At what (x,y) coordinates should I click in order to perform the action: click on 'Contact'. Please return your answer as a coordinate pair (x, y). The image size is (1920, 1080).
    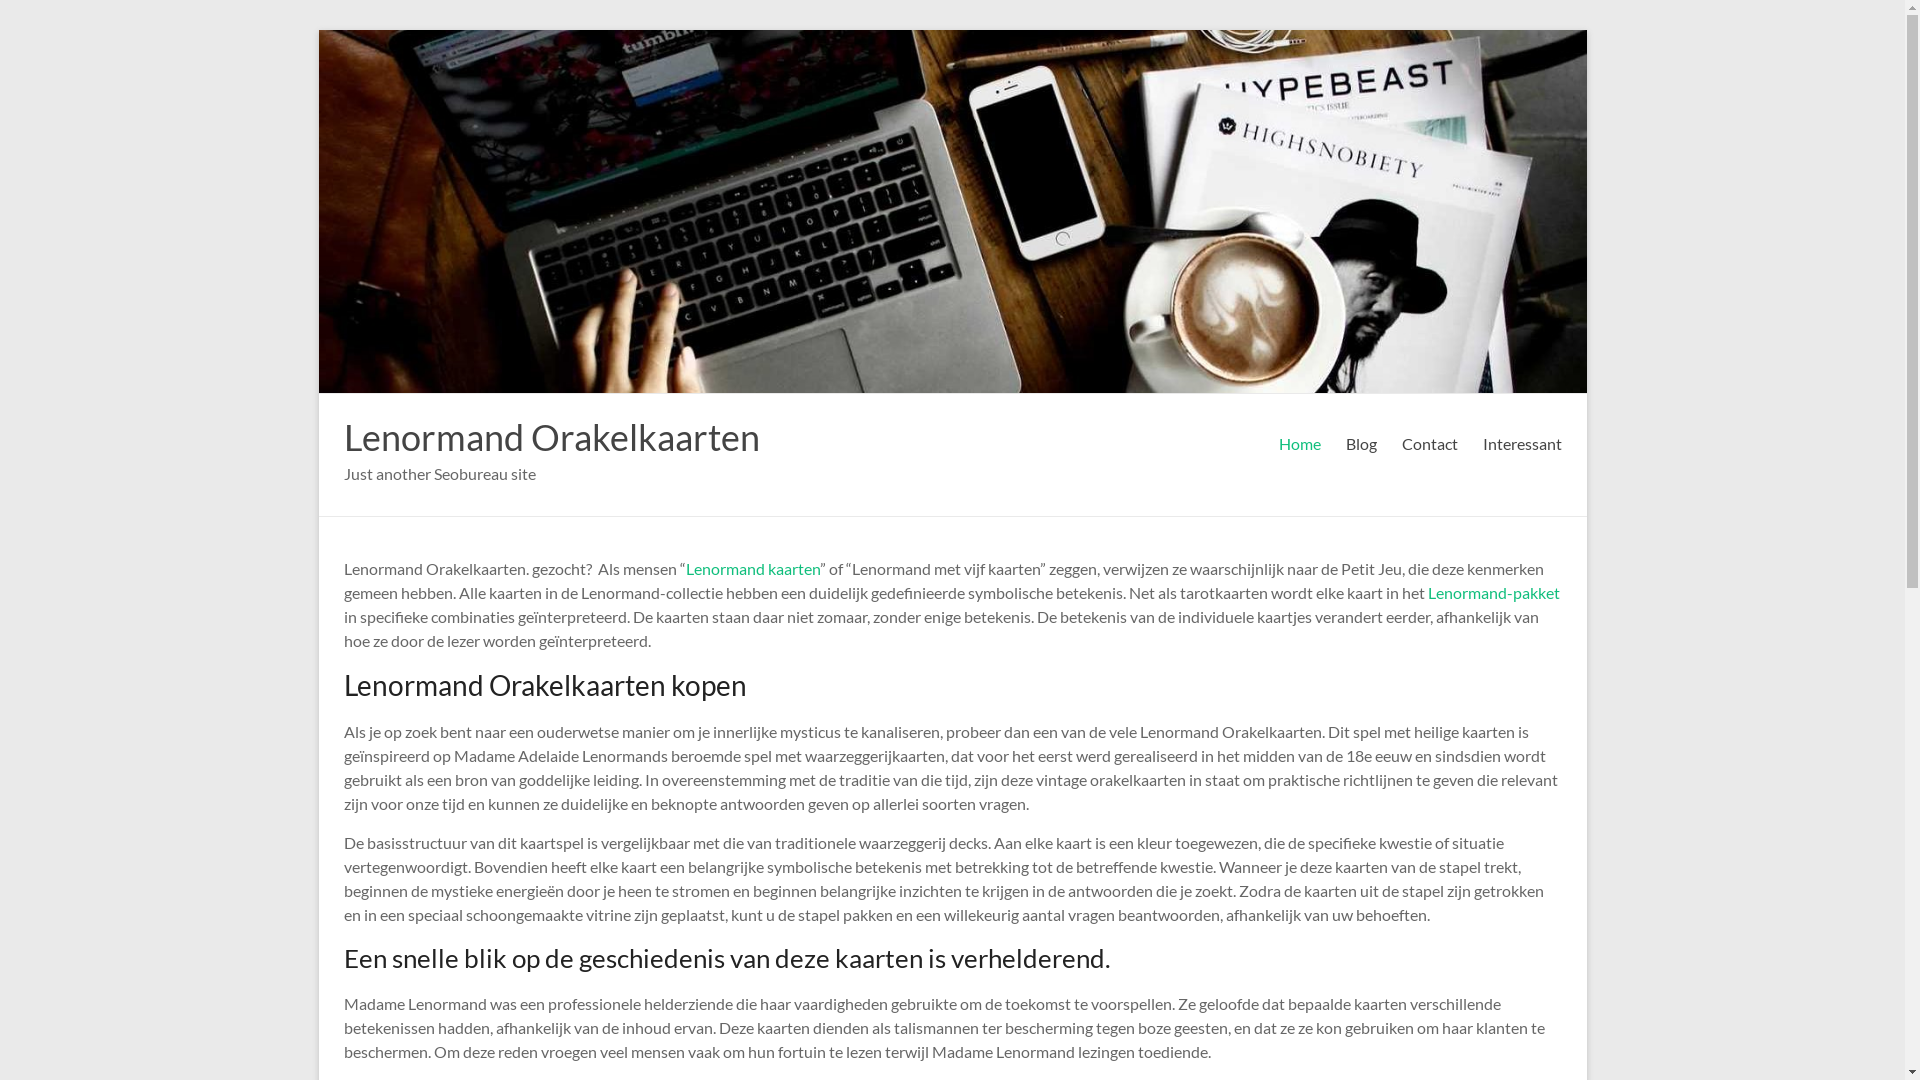
    Looking at the image, I should click on (1429, 442).